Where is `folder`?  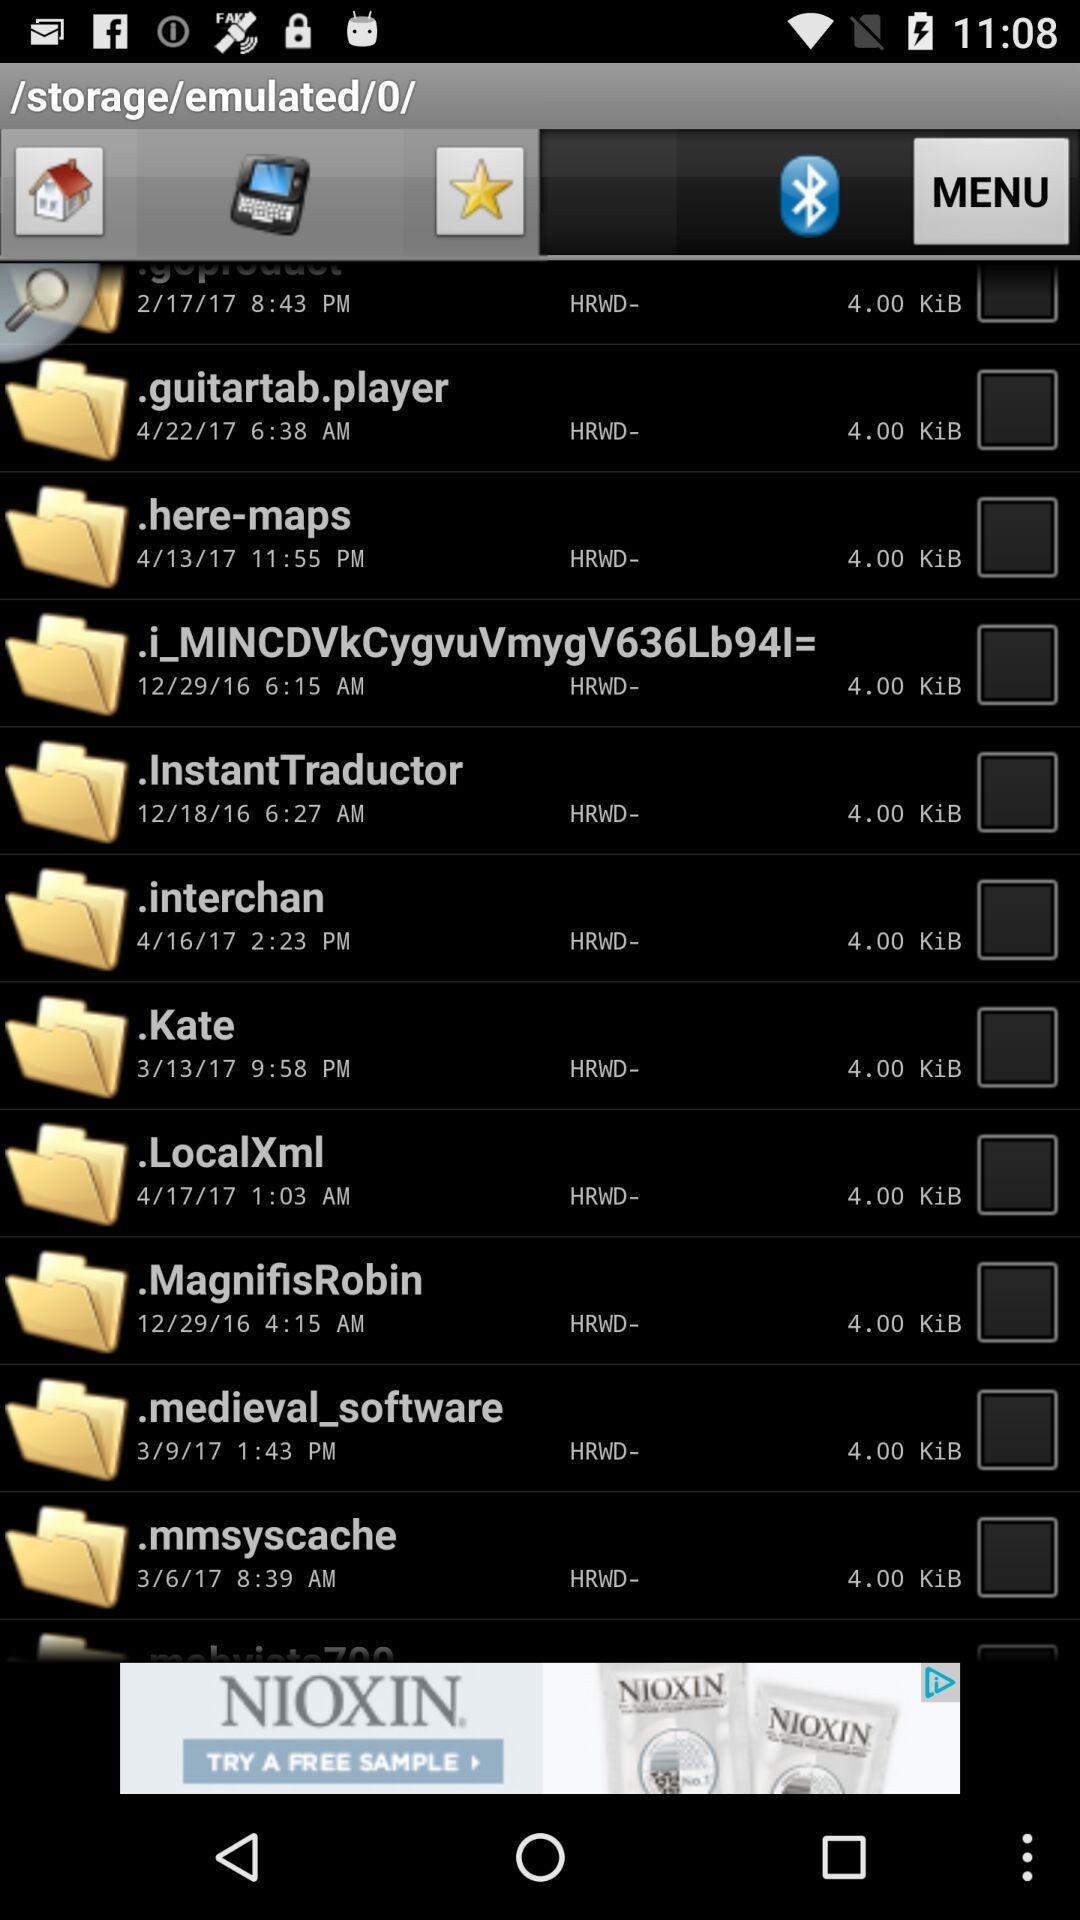
folder is located at coordinates (1023, 1044).